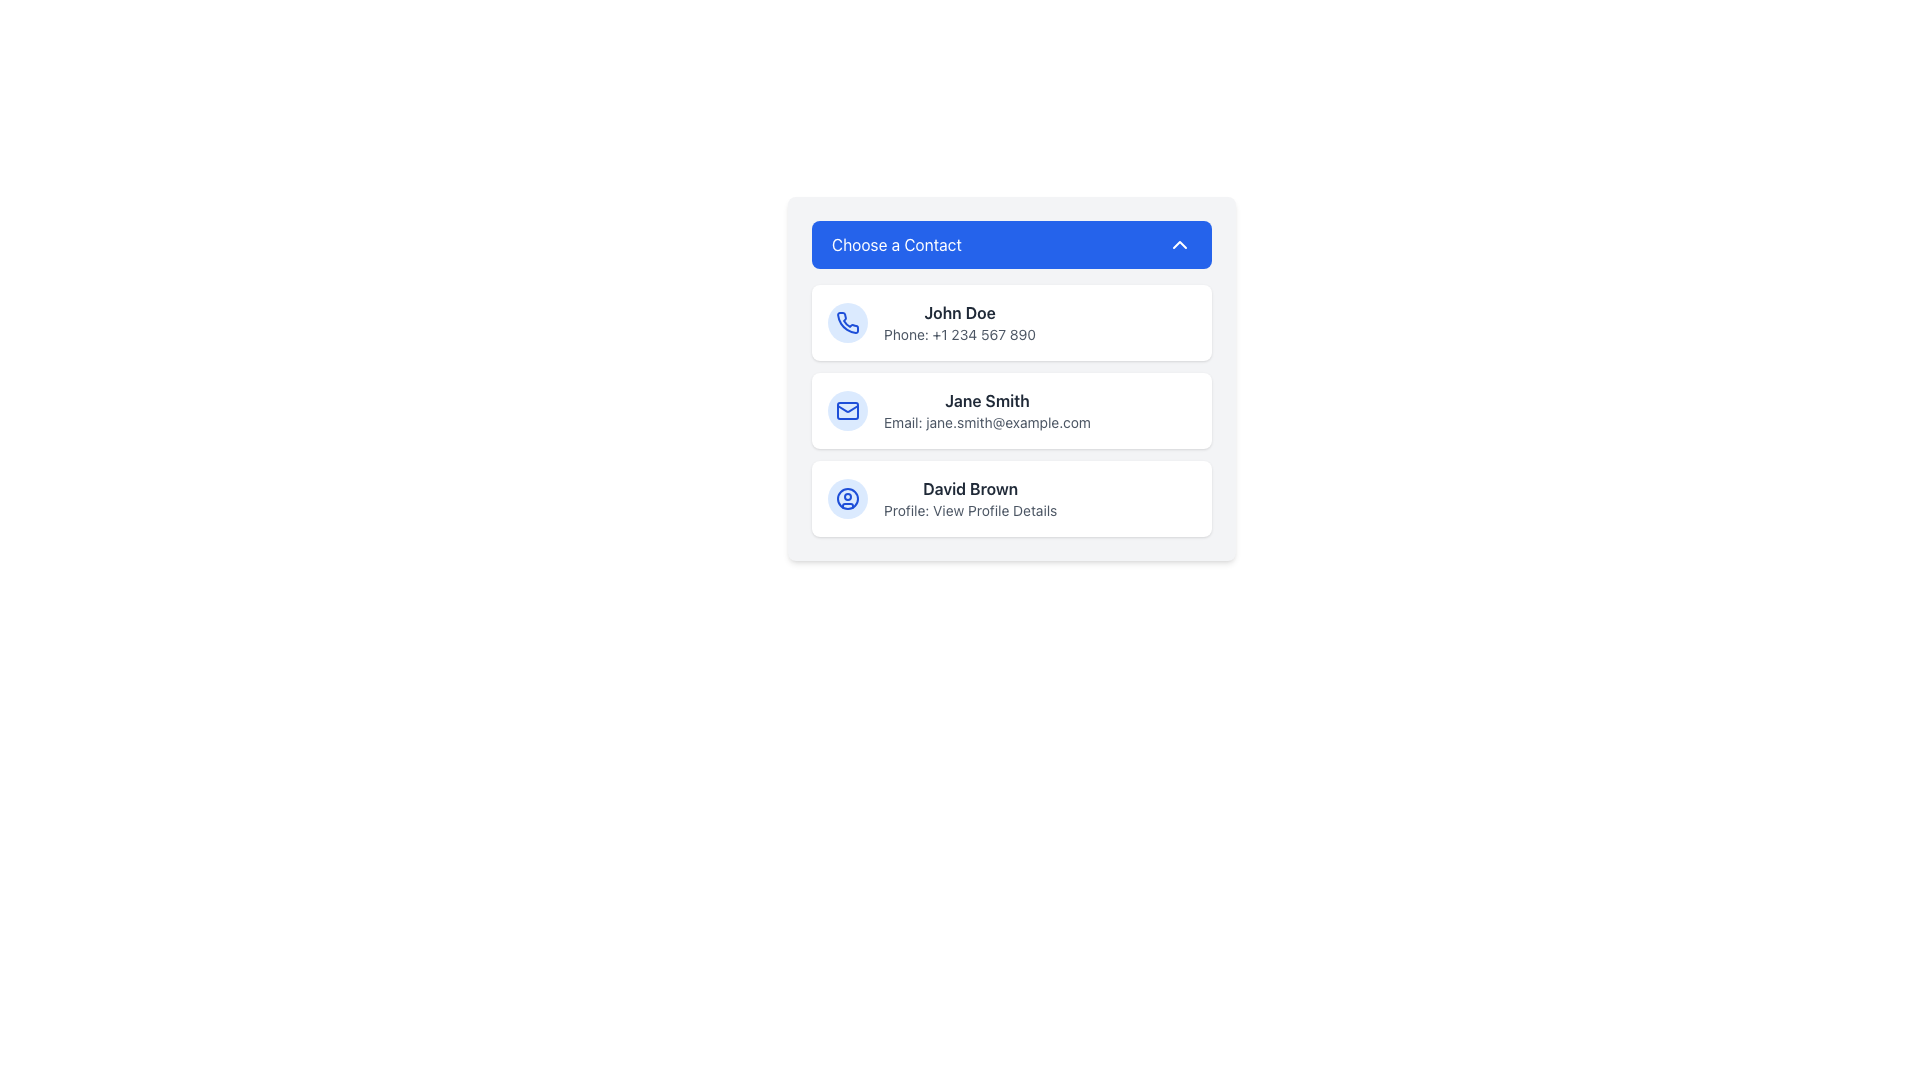 This screenshot has width=1920, height=1080. Describe the element at coordinates (960, 312) in the screenshot. I see `the text label displaying 'John Doe' in bold, dark gray font, which is located at the topmost contact card in the contact list interface` at that location.